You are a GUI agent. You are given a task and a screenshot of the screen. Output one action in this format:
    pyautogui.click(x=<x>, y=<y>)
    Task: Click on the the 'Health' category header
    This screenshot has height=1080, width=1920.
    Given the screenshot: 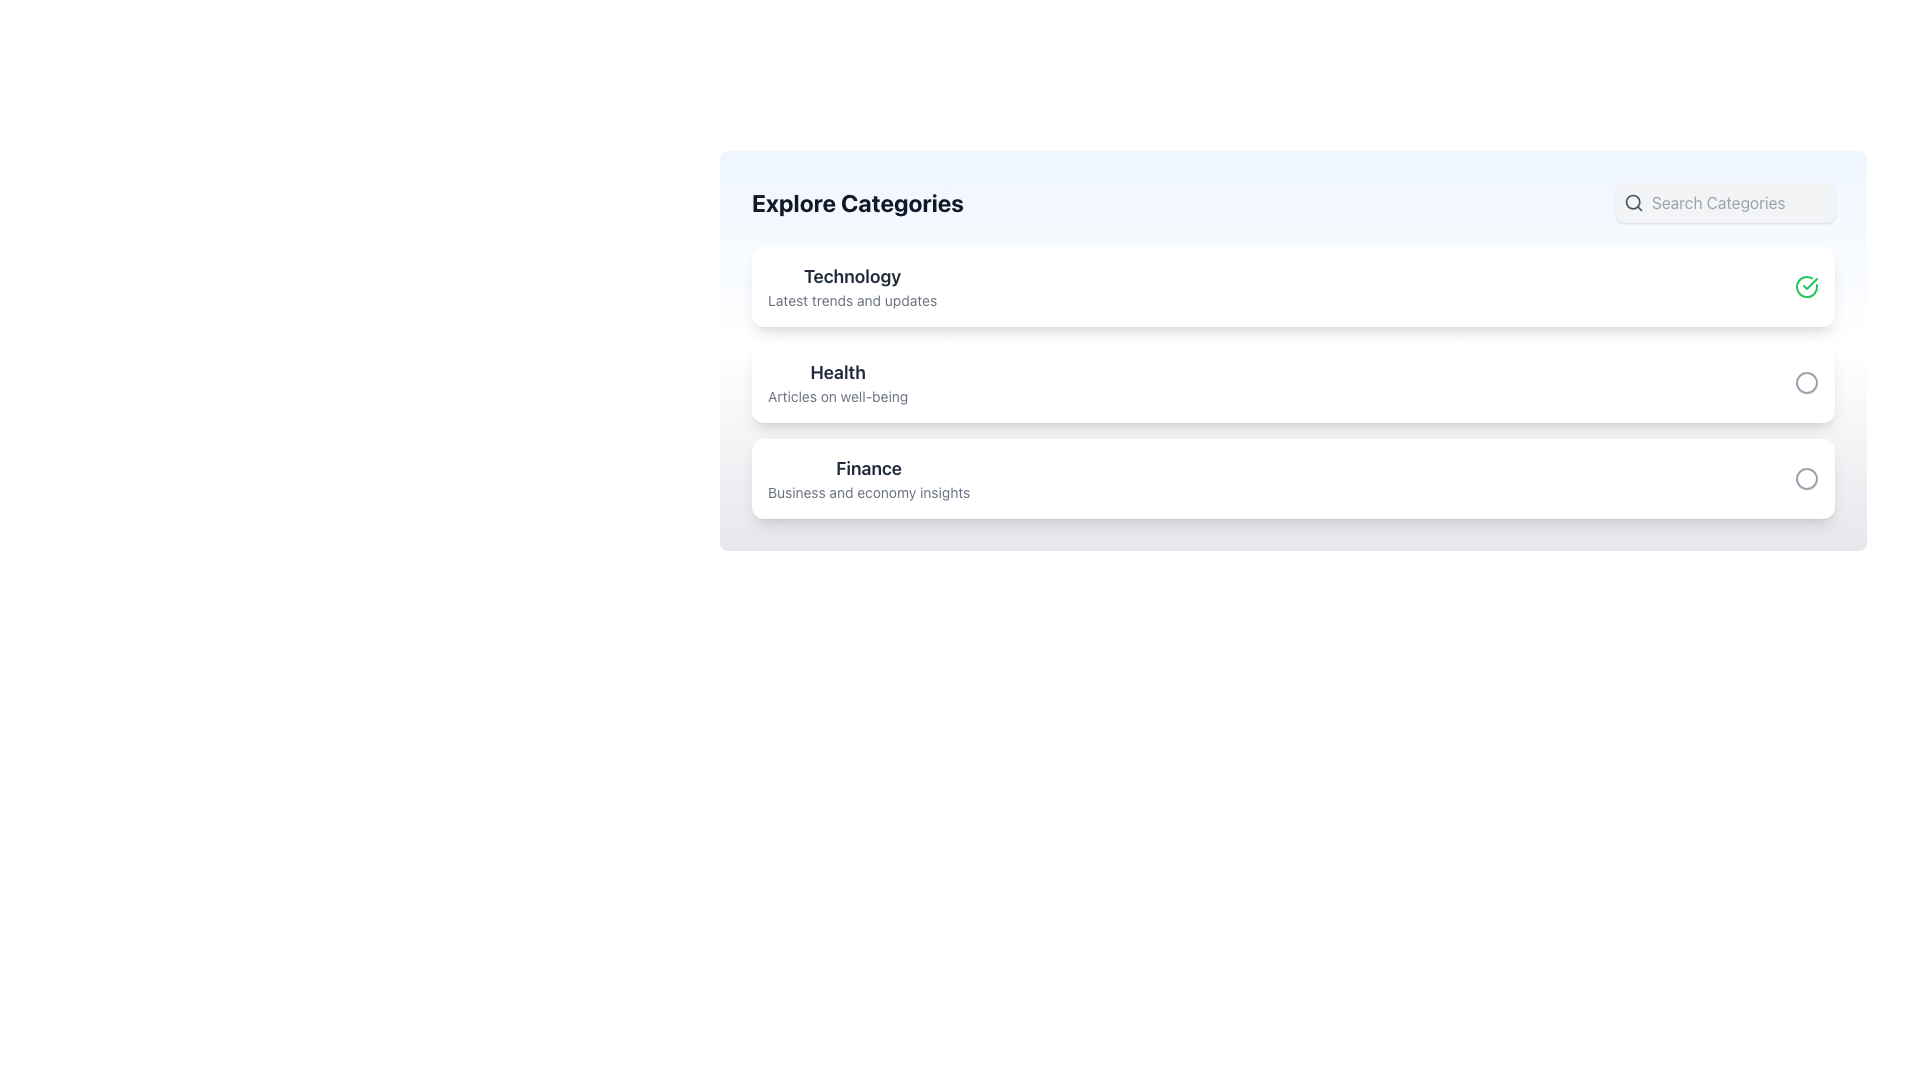 What is the action you would take?
    pyautogui.click(x=838, y=382)
    